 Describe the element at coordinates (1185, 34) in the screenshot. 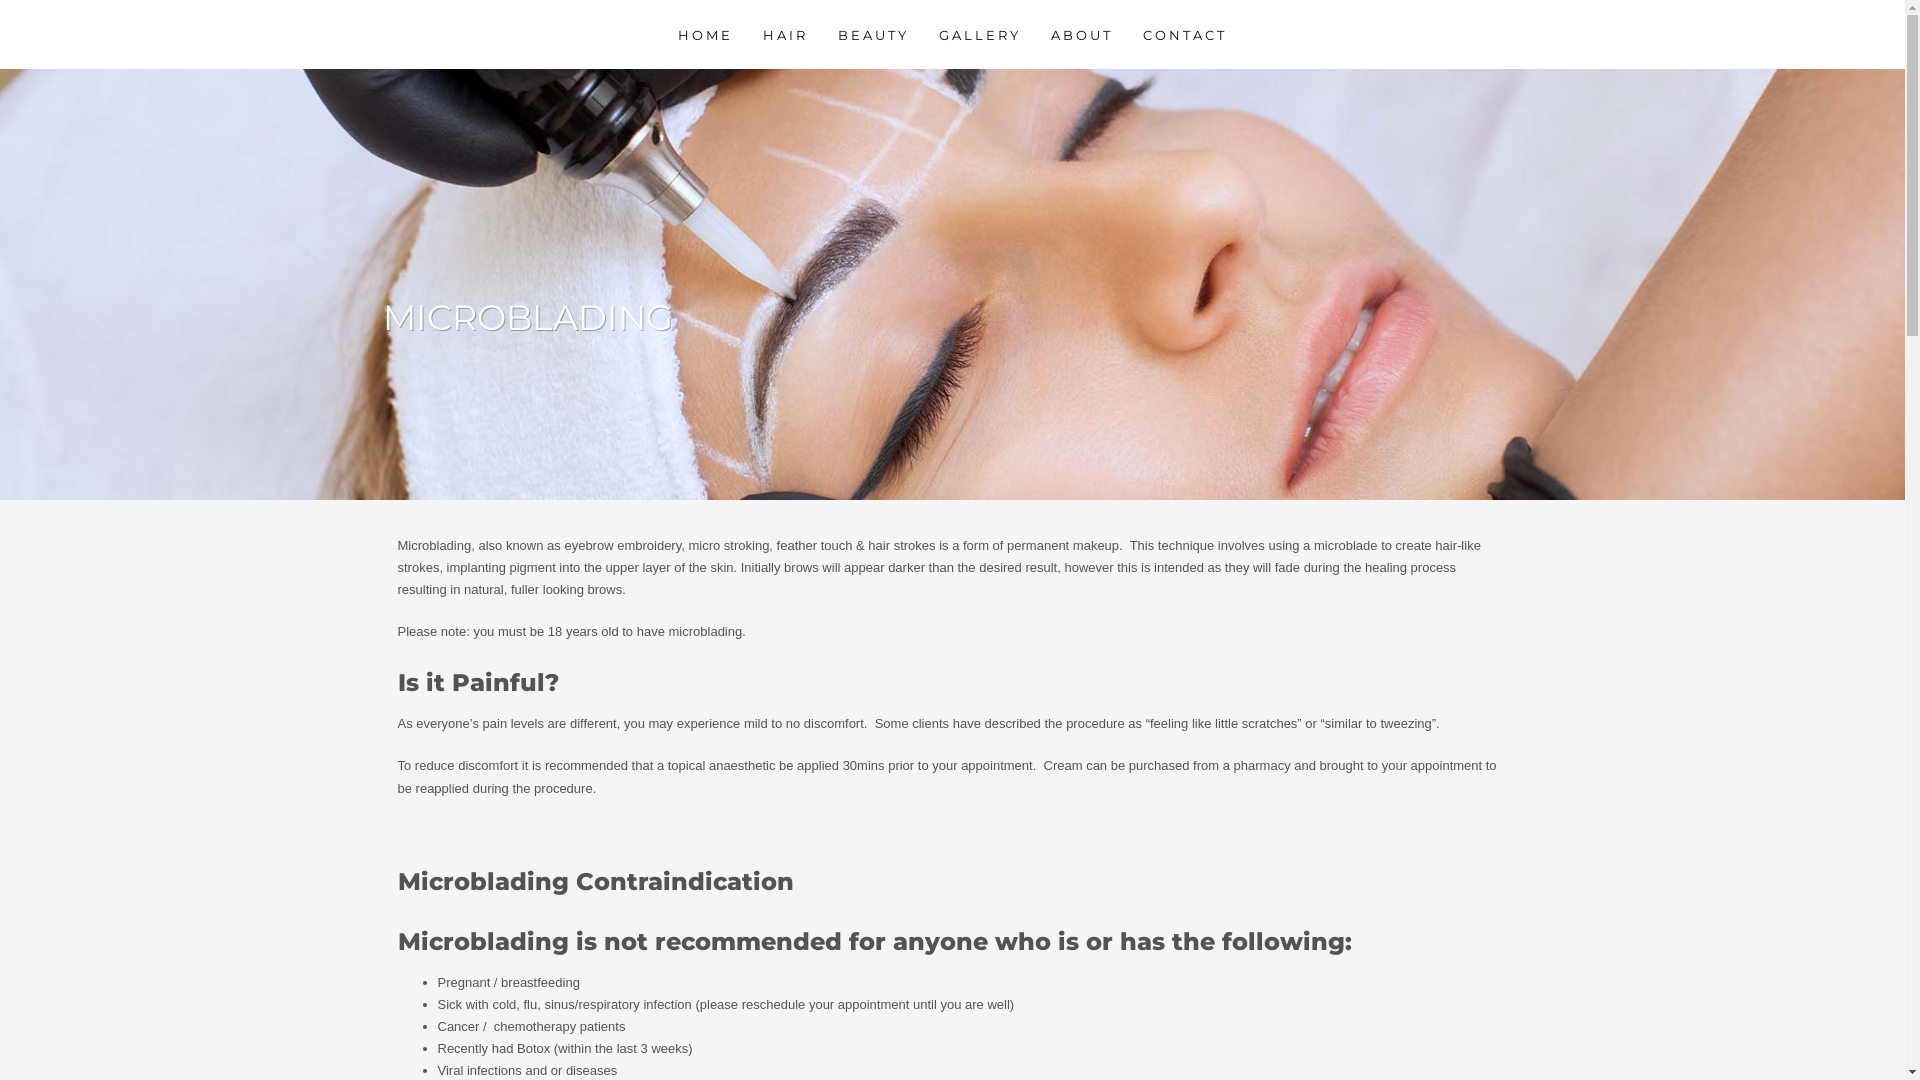

I see `'CONTACT'` at that location.